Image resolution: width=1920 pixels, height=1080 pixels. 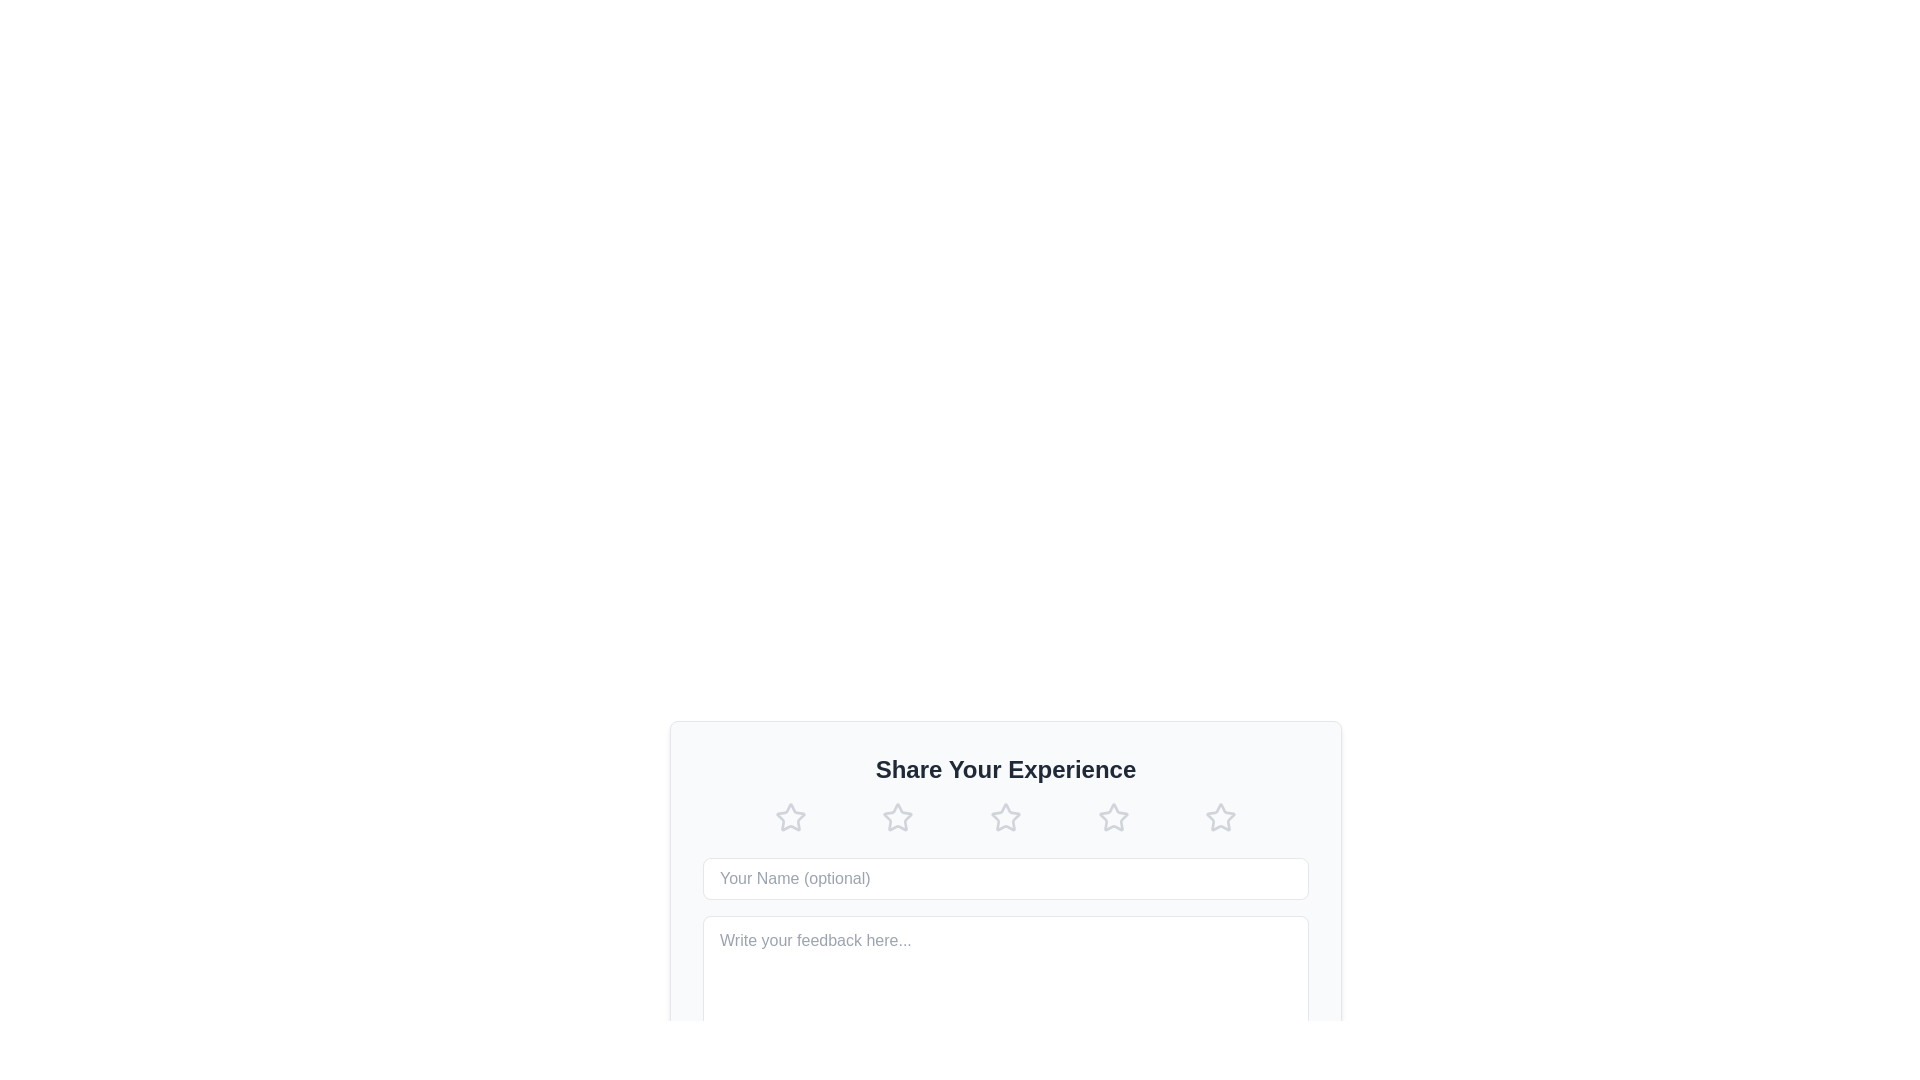 What do you see at coordinates (1112, 817) in the screenshot?
I see `the fourth star-shaped rating icon with a hollow outline in the feedback section` at bounding box center [1112, 817].